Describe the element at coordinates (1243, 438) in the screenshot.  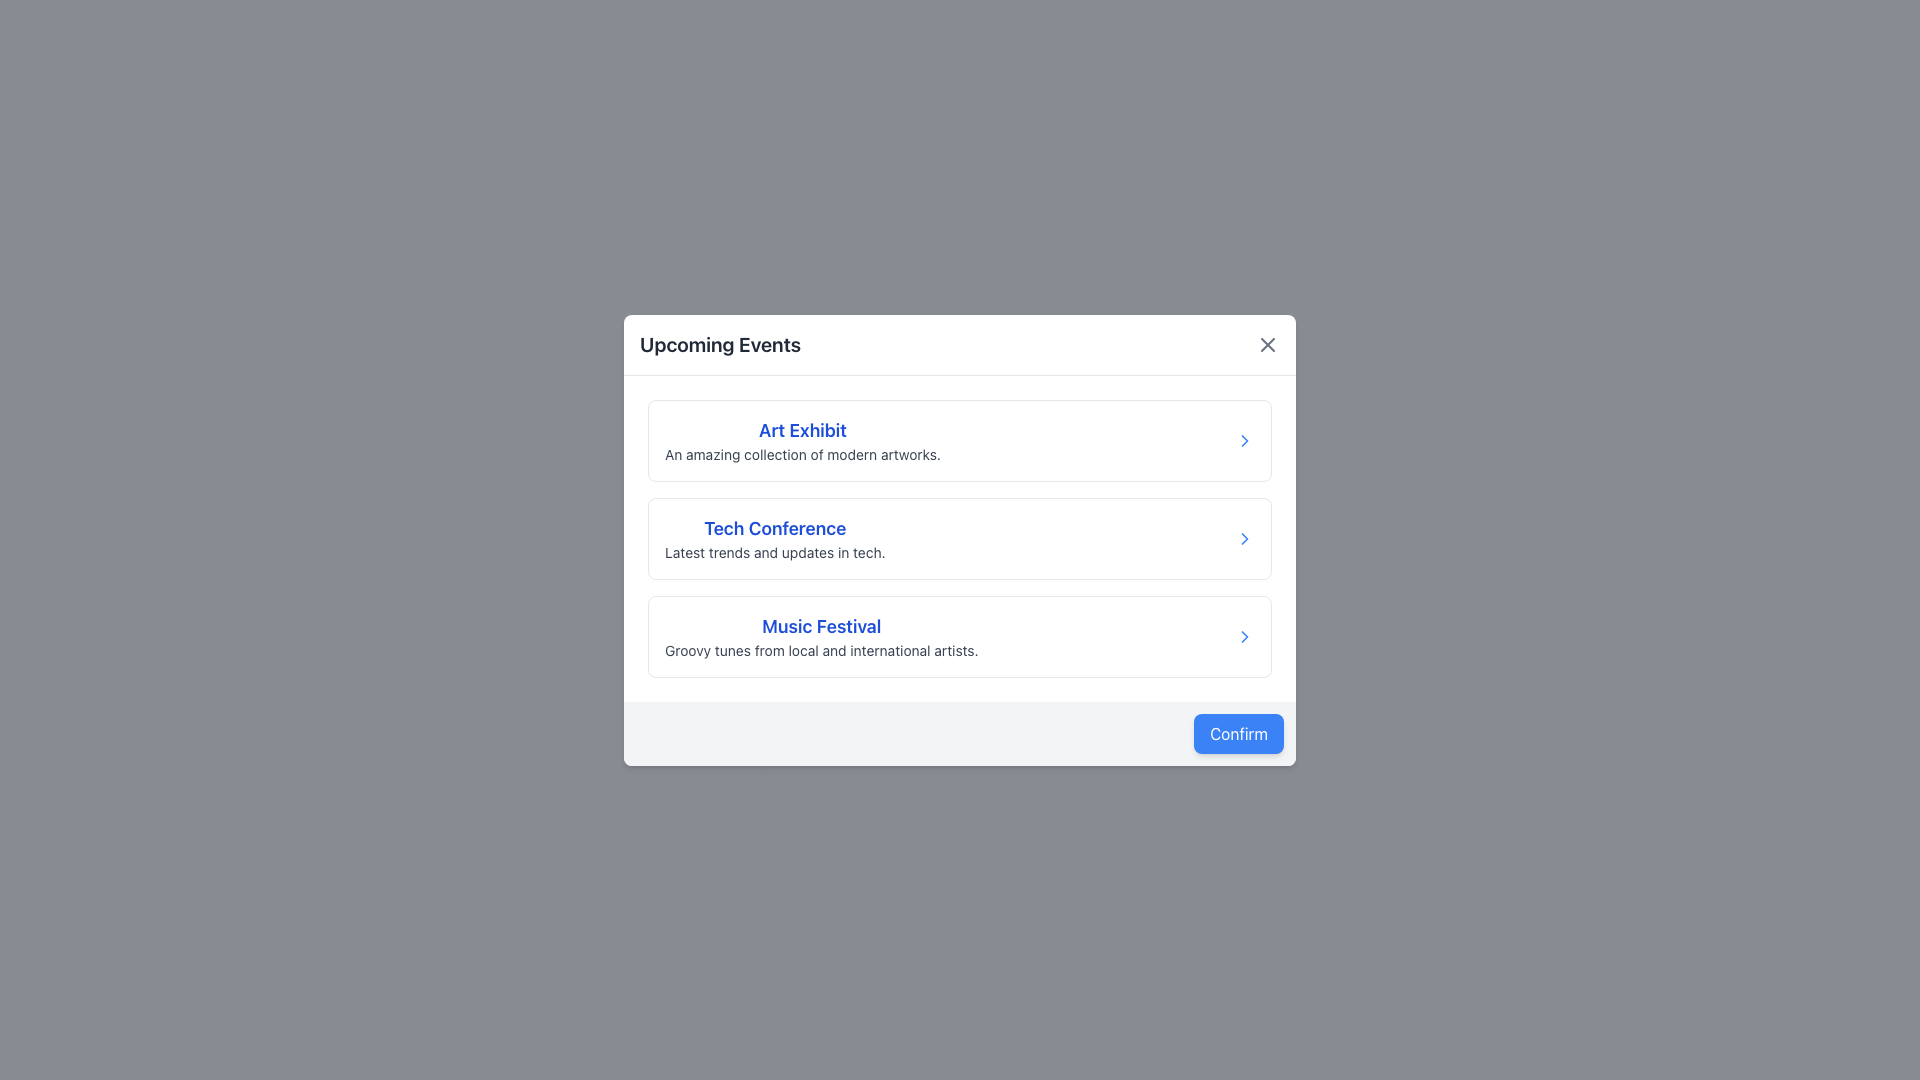
I see `the navigation button located at the rightmost side of the event card for the 'Art Exhibit' to proceed to more information` at that location.